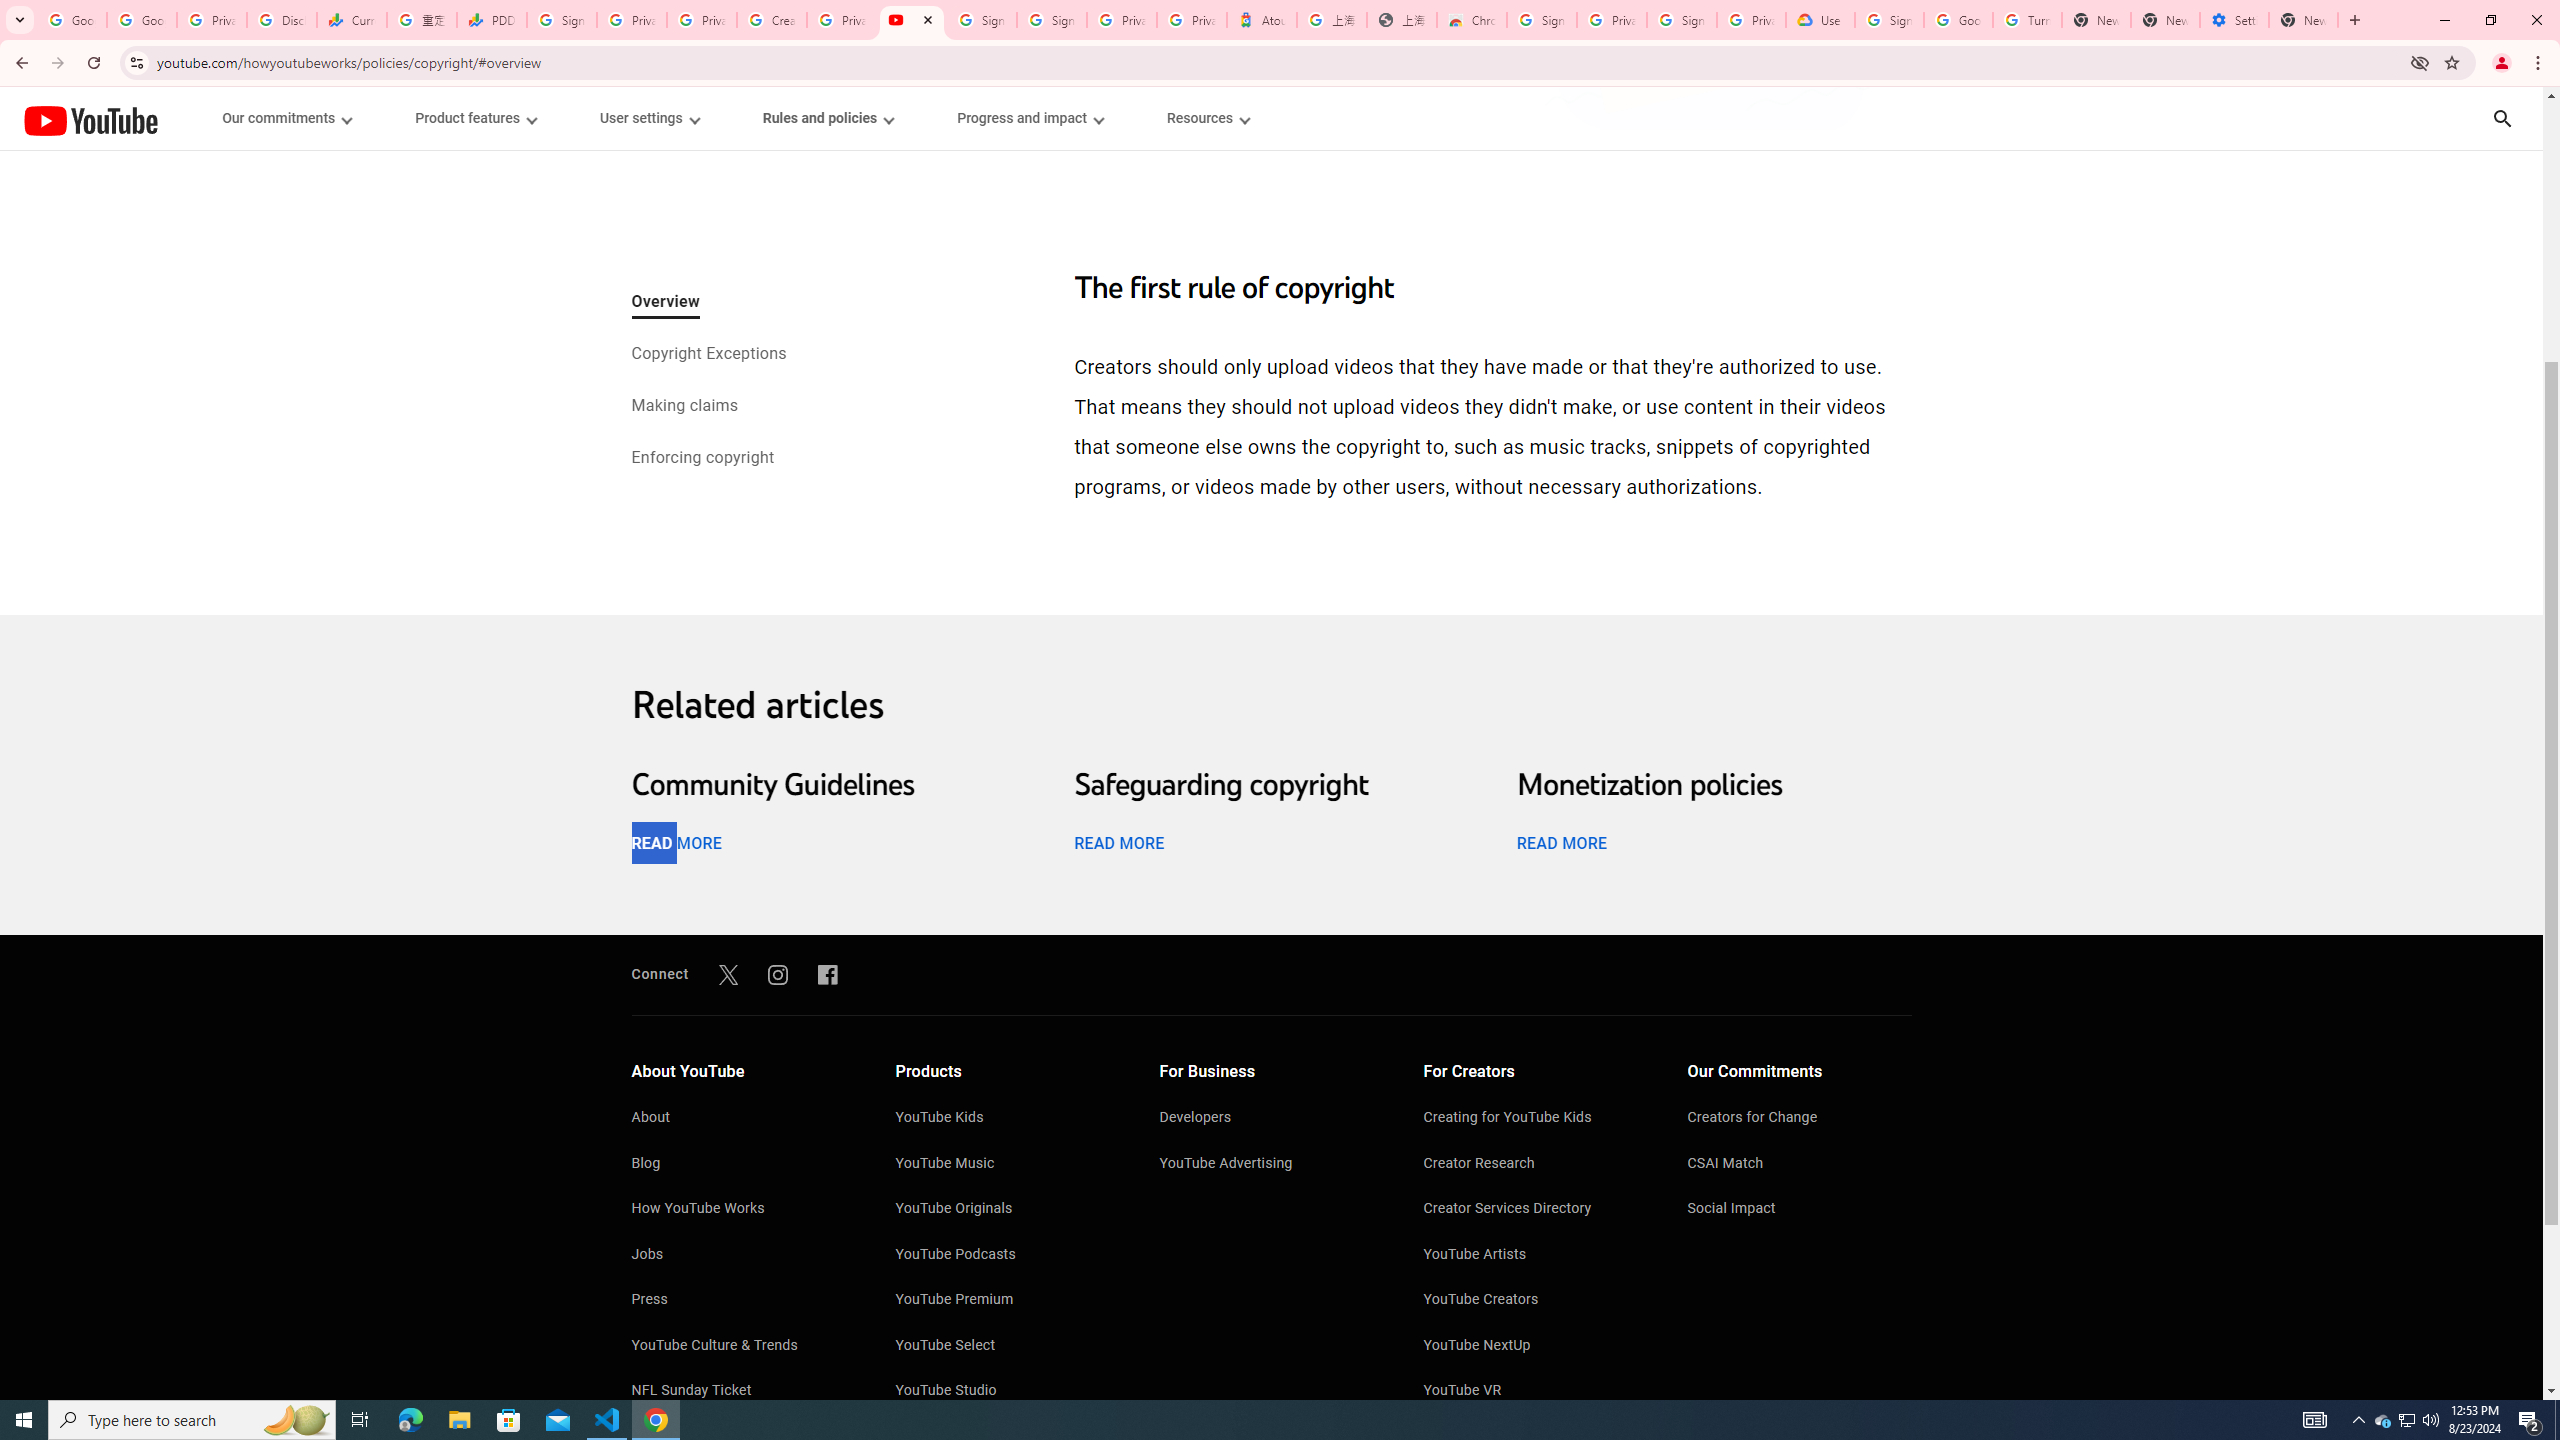 This screenshot has height=1440, width=2560. Describe the element at coordinates (490, 19) in the screenshot. I see `'PDD Holdings Inc - ADR (PDD) Price & News - Google Finance'` at that location.